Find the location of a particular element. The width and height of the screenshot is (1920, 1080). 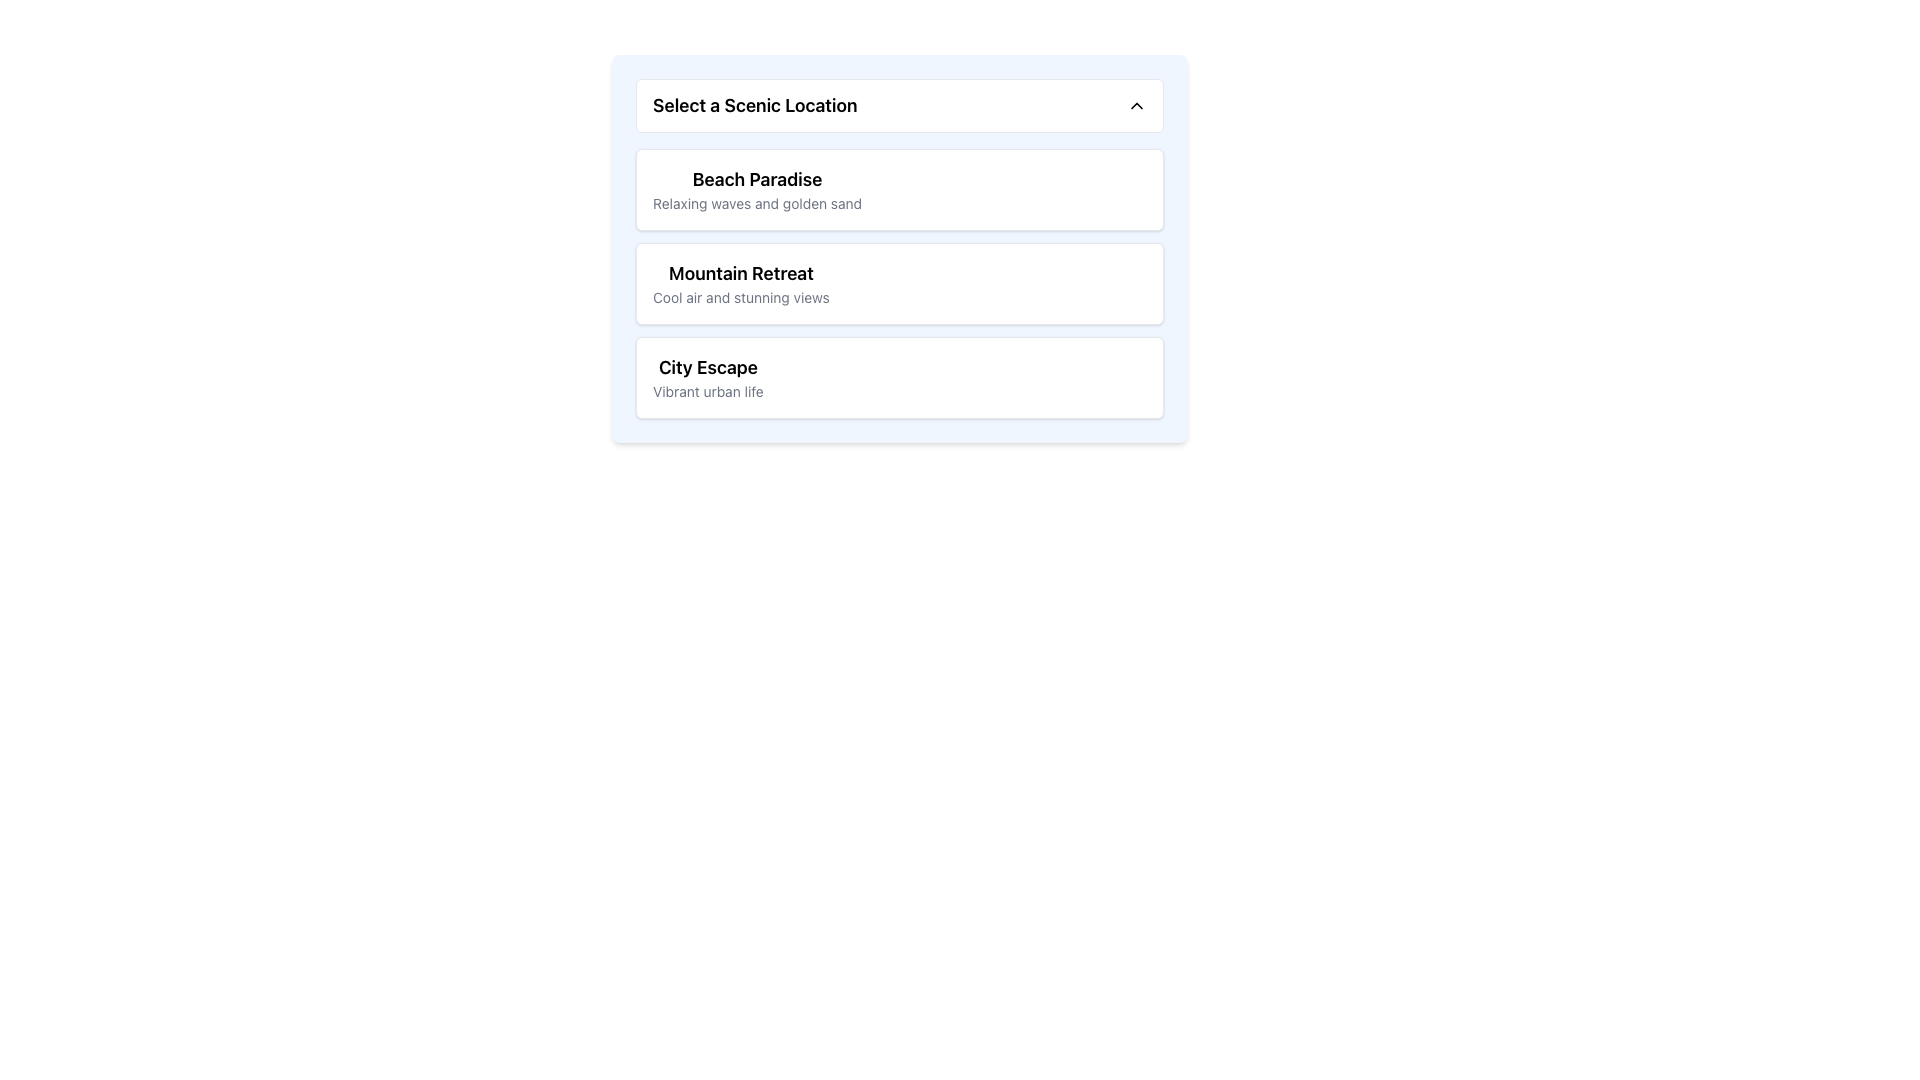

descriptive text of the Text label located under the title 'Select a Scenic Location' within the first option of the scenic location choices is located at coordinates (756, 189).